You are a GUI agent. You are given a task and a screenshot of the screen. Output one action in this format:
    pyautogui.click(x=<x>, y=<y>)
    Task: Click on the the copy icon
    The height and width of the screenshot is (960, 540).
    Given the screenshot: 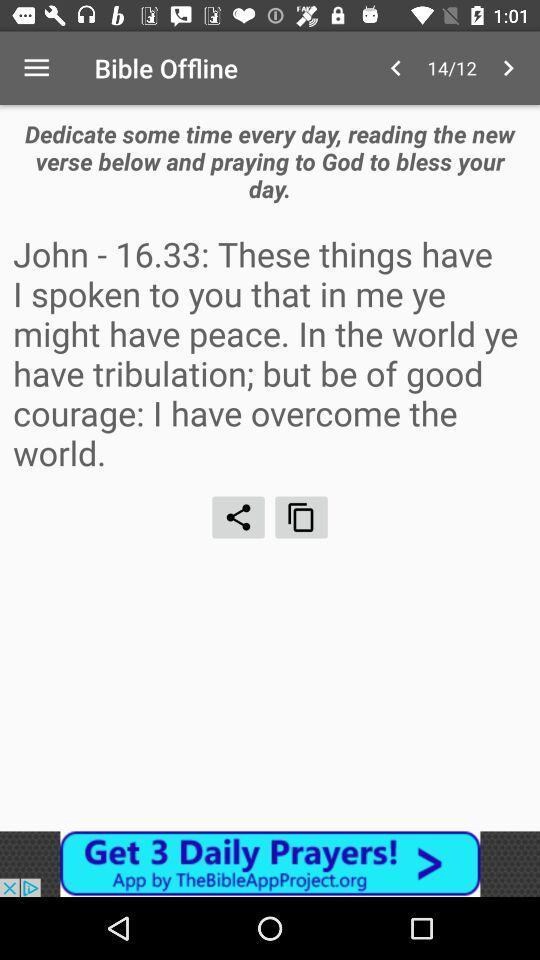 What is the action you would take?
    pyautogui.click(x=300, y=516)
    